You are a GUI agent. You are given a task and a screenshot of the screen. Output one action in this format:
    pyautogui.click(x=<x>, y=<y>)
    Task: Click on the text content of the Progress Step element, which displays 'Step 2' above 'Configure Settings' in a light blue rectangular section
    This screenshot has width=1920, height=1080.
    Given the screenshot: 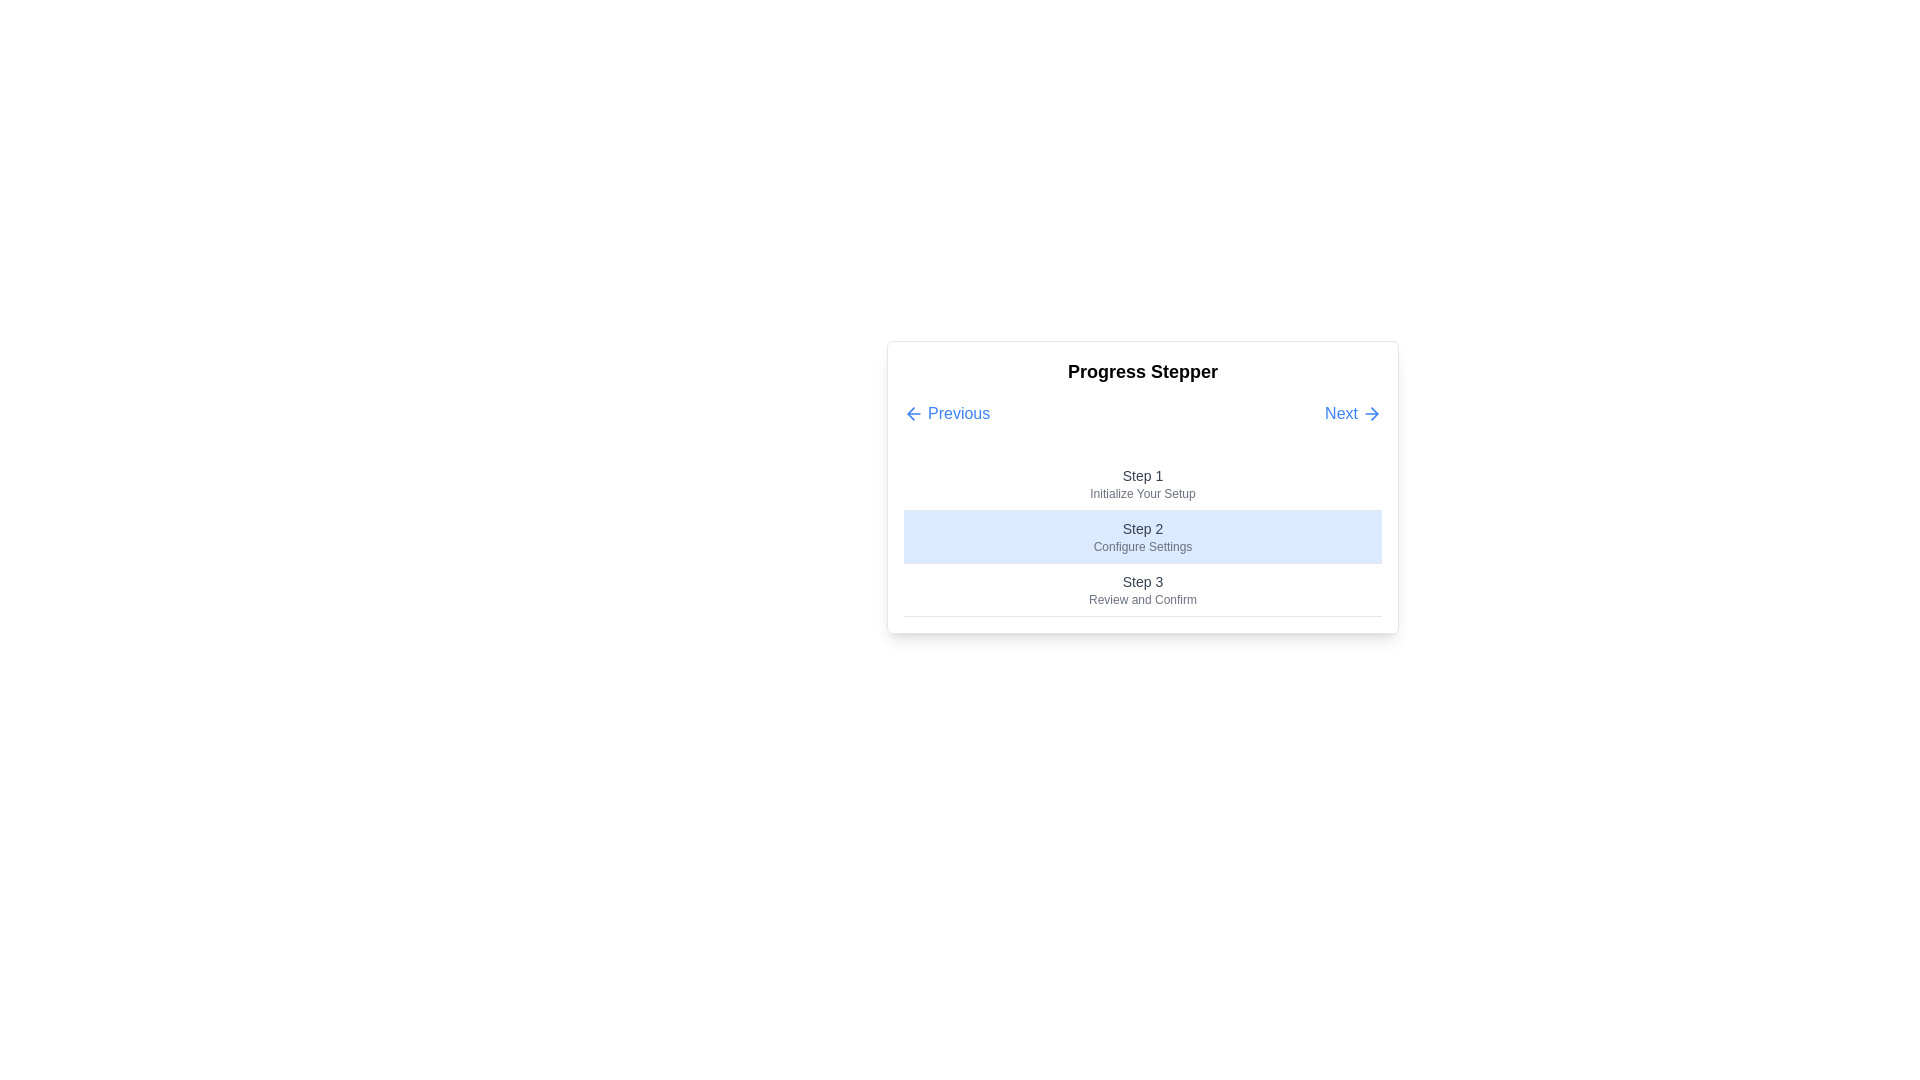 What is the action you would take?
    pyautogui.click(x=1142, y=536)
    